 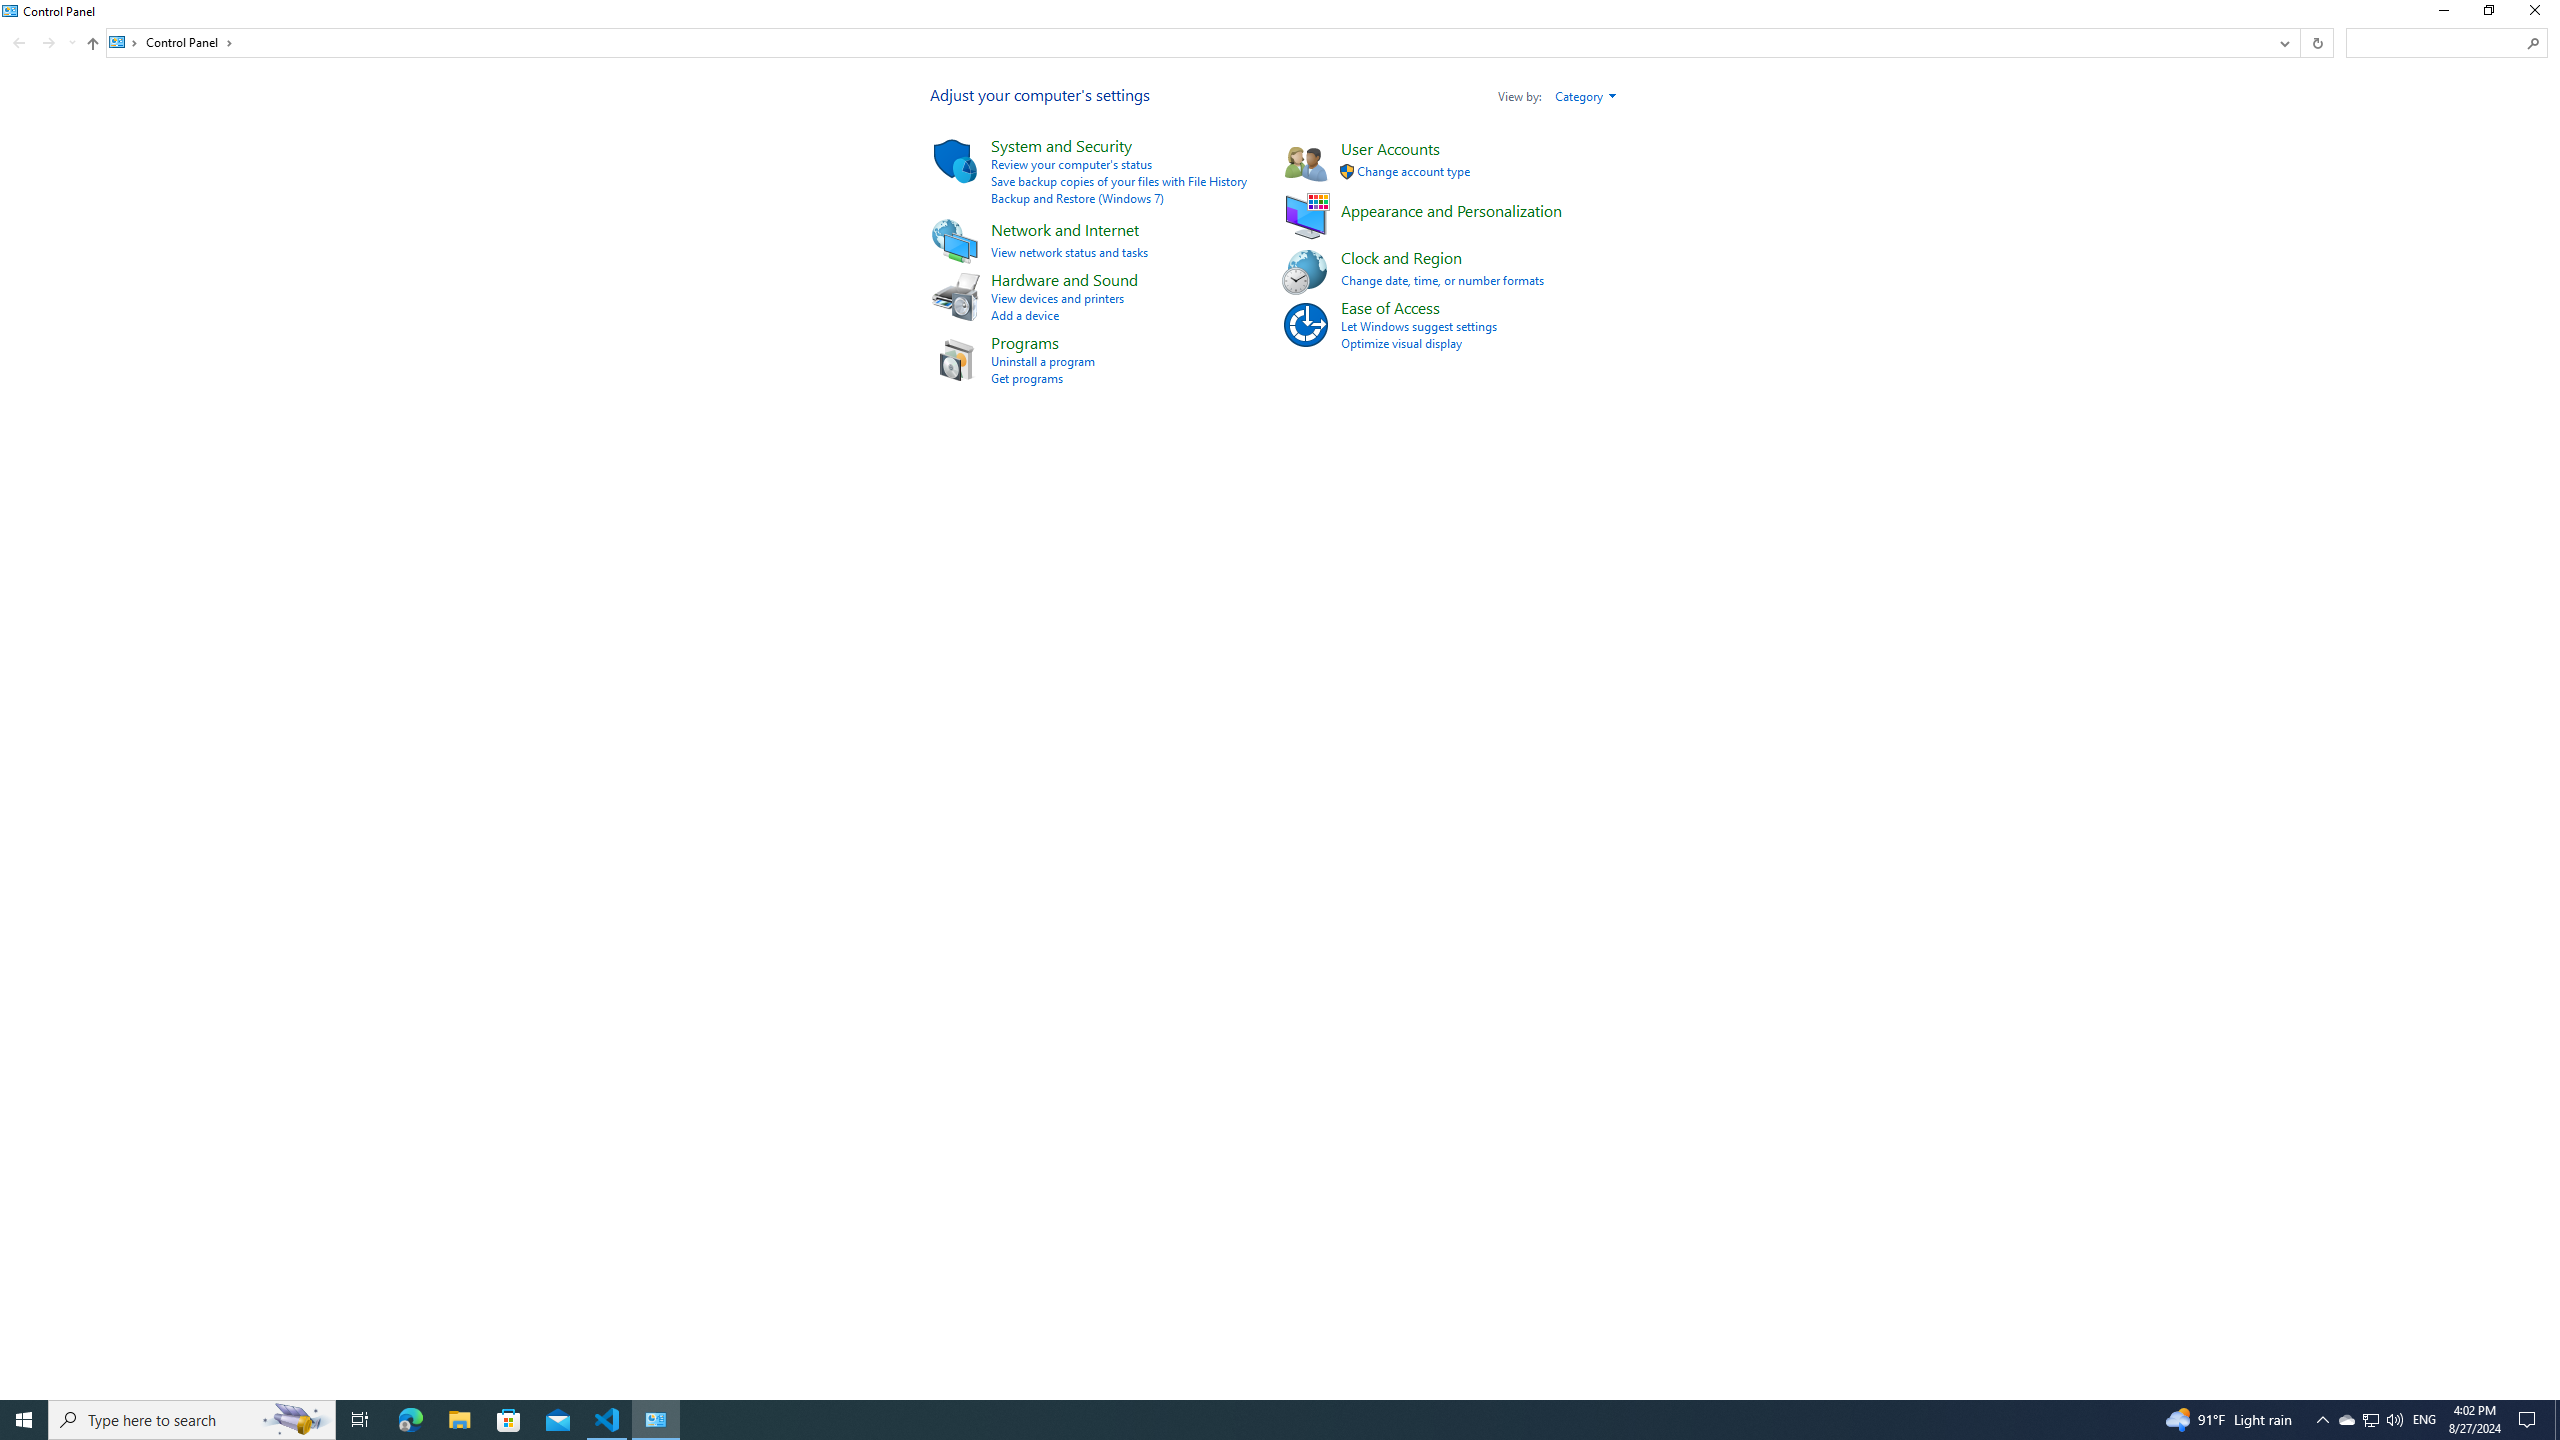 What do you see at coordinates (2315, 42) in the screenshot?
I see `'Refresh "Control Panel" (F5)'` at bounding box center [2315, 42].